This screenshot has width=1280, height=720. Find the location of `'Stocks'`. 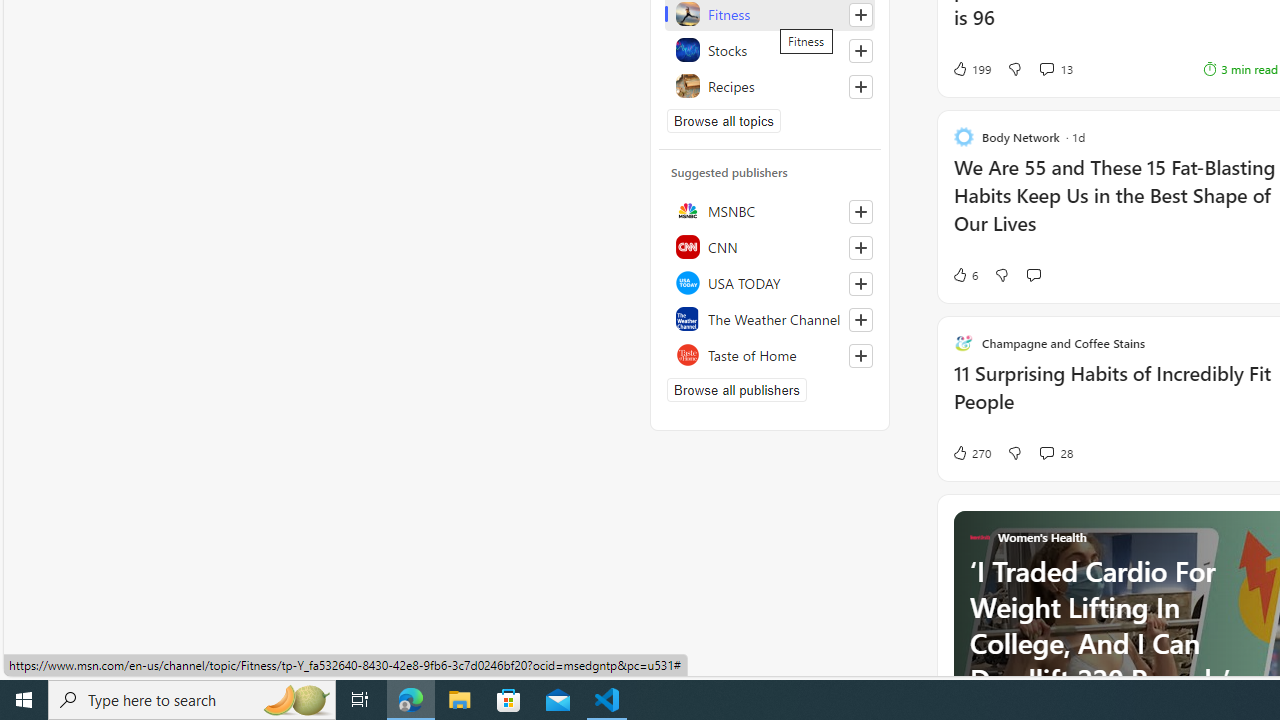

'Stocks' is located at coordinates (769, 49).